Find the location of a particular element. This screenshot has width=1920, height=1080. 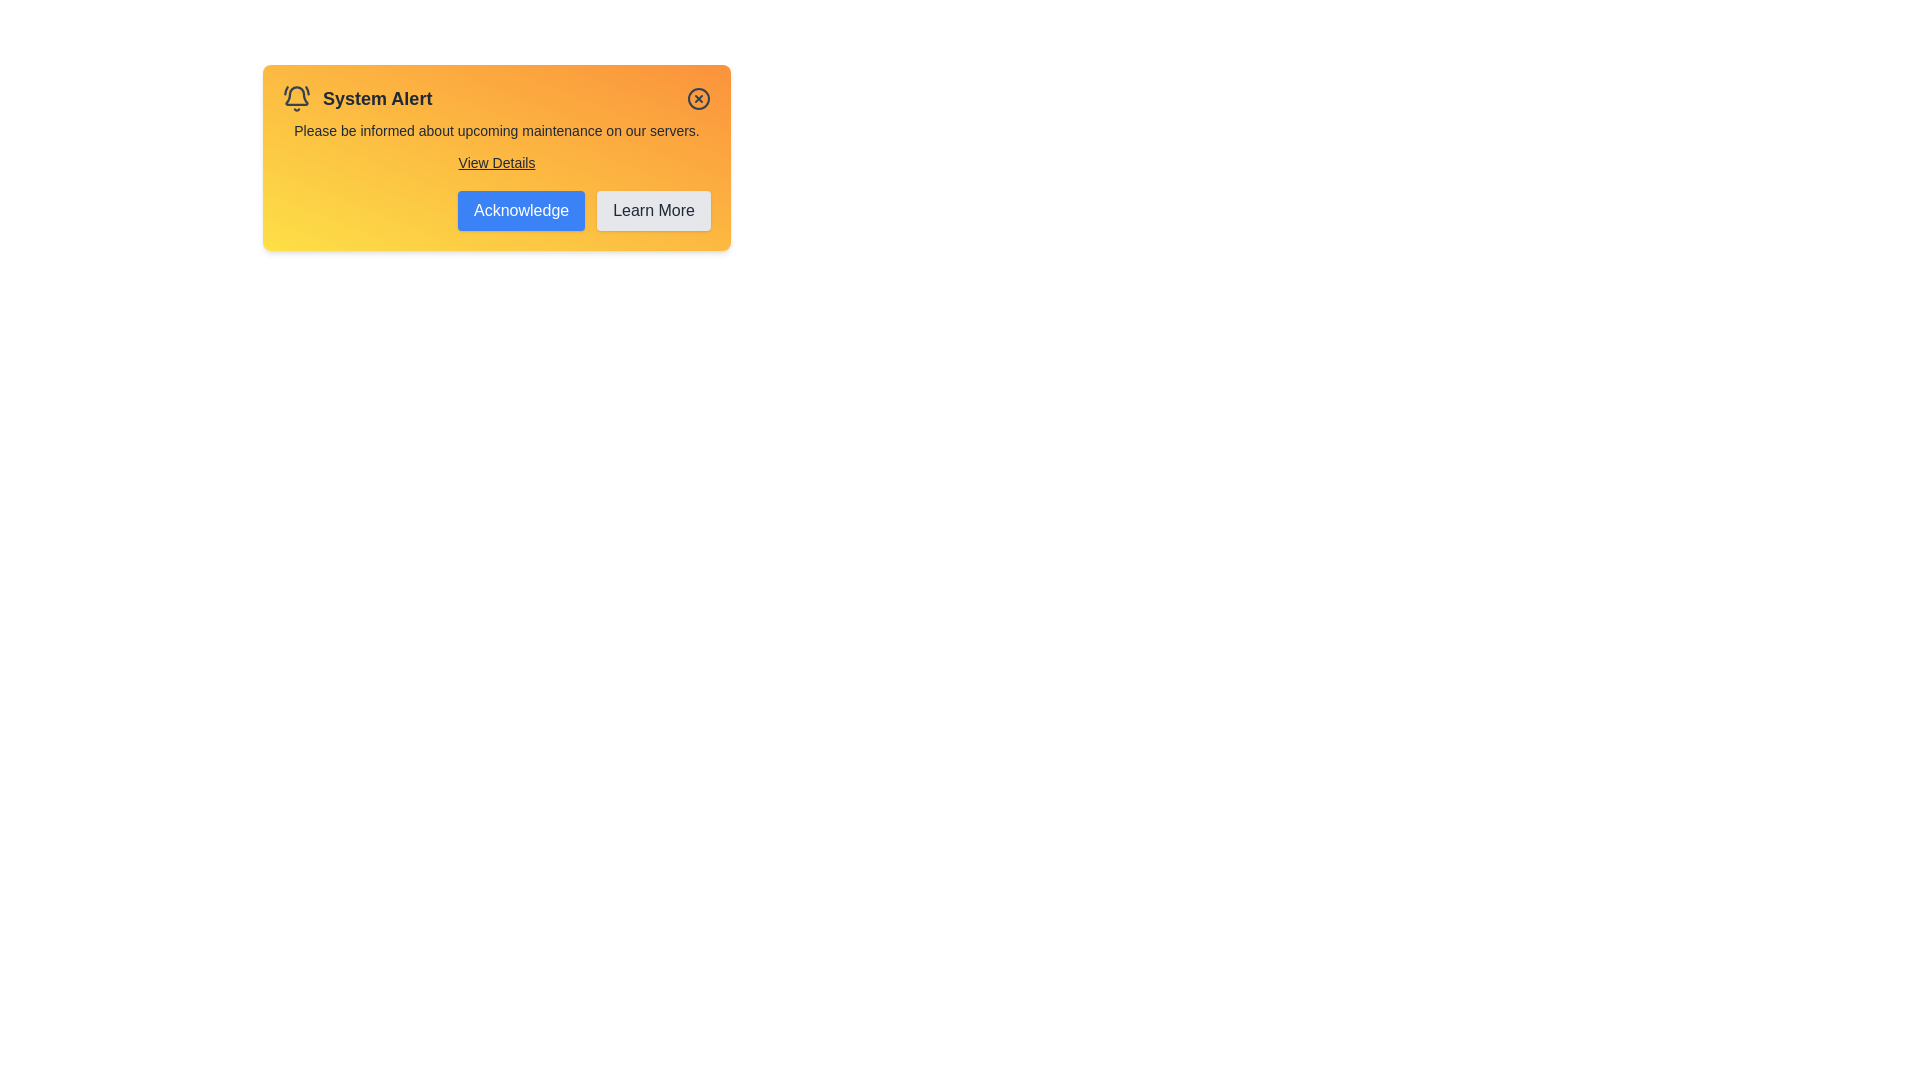

the 'Acknowledge' button to acknowledge the alert is located at coordinates (521, 211).